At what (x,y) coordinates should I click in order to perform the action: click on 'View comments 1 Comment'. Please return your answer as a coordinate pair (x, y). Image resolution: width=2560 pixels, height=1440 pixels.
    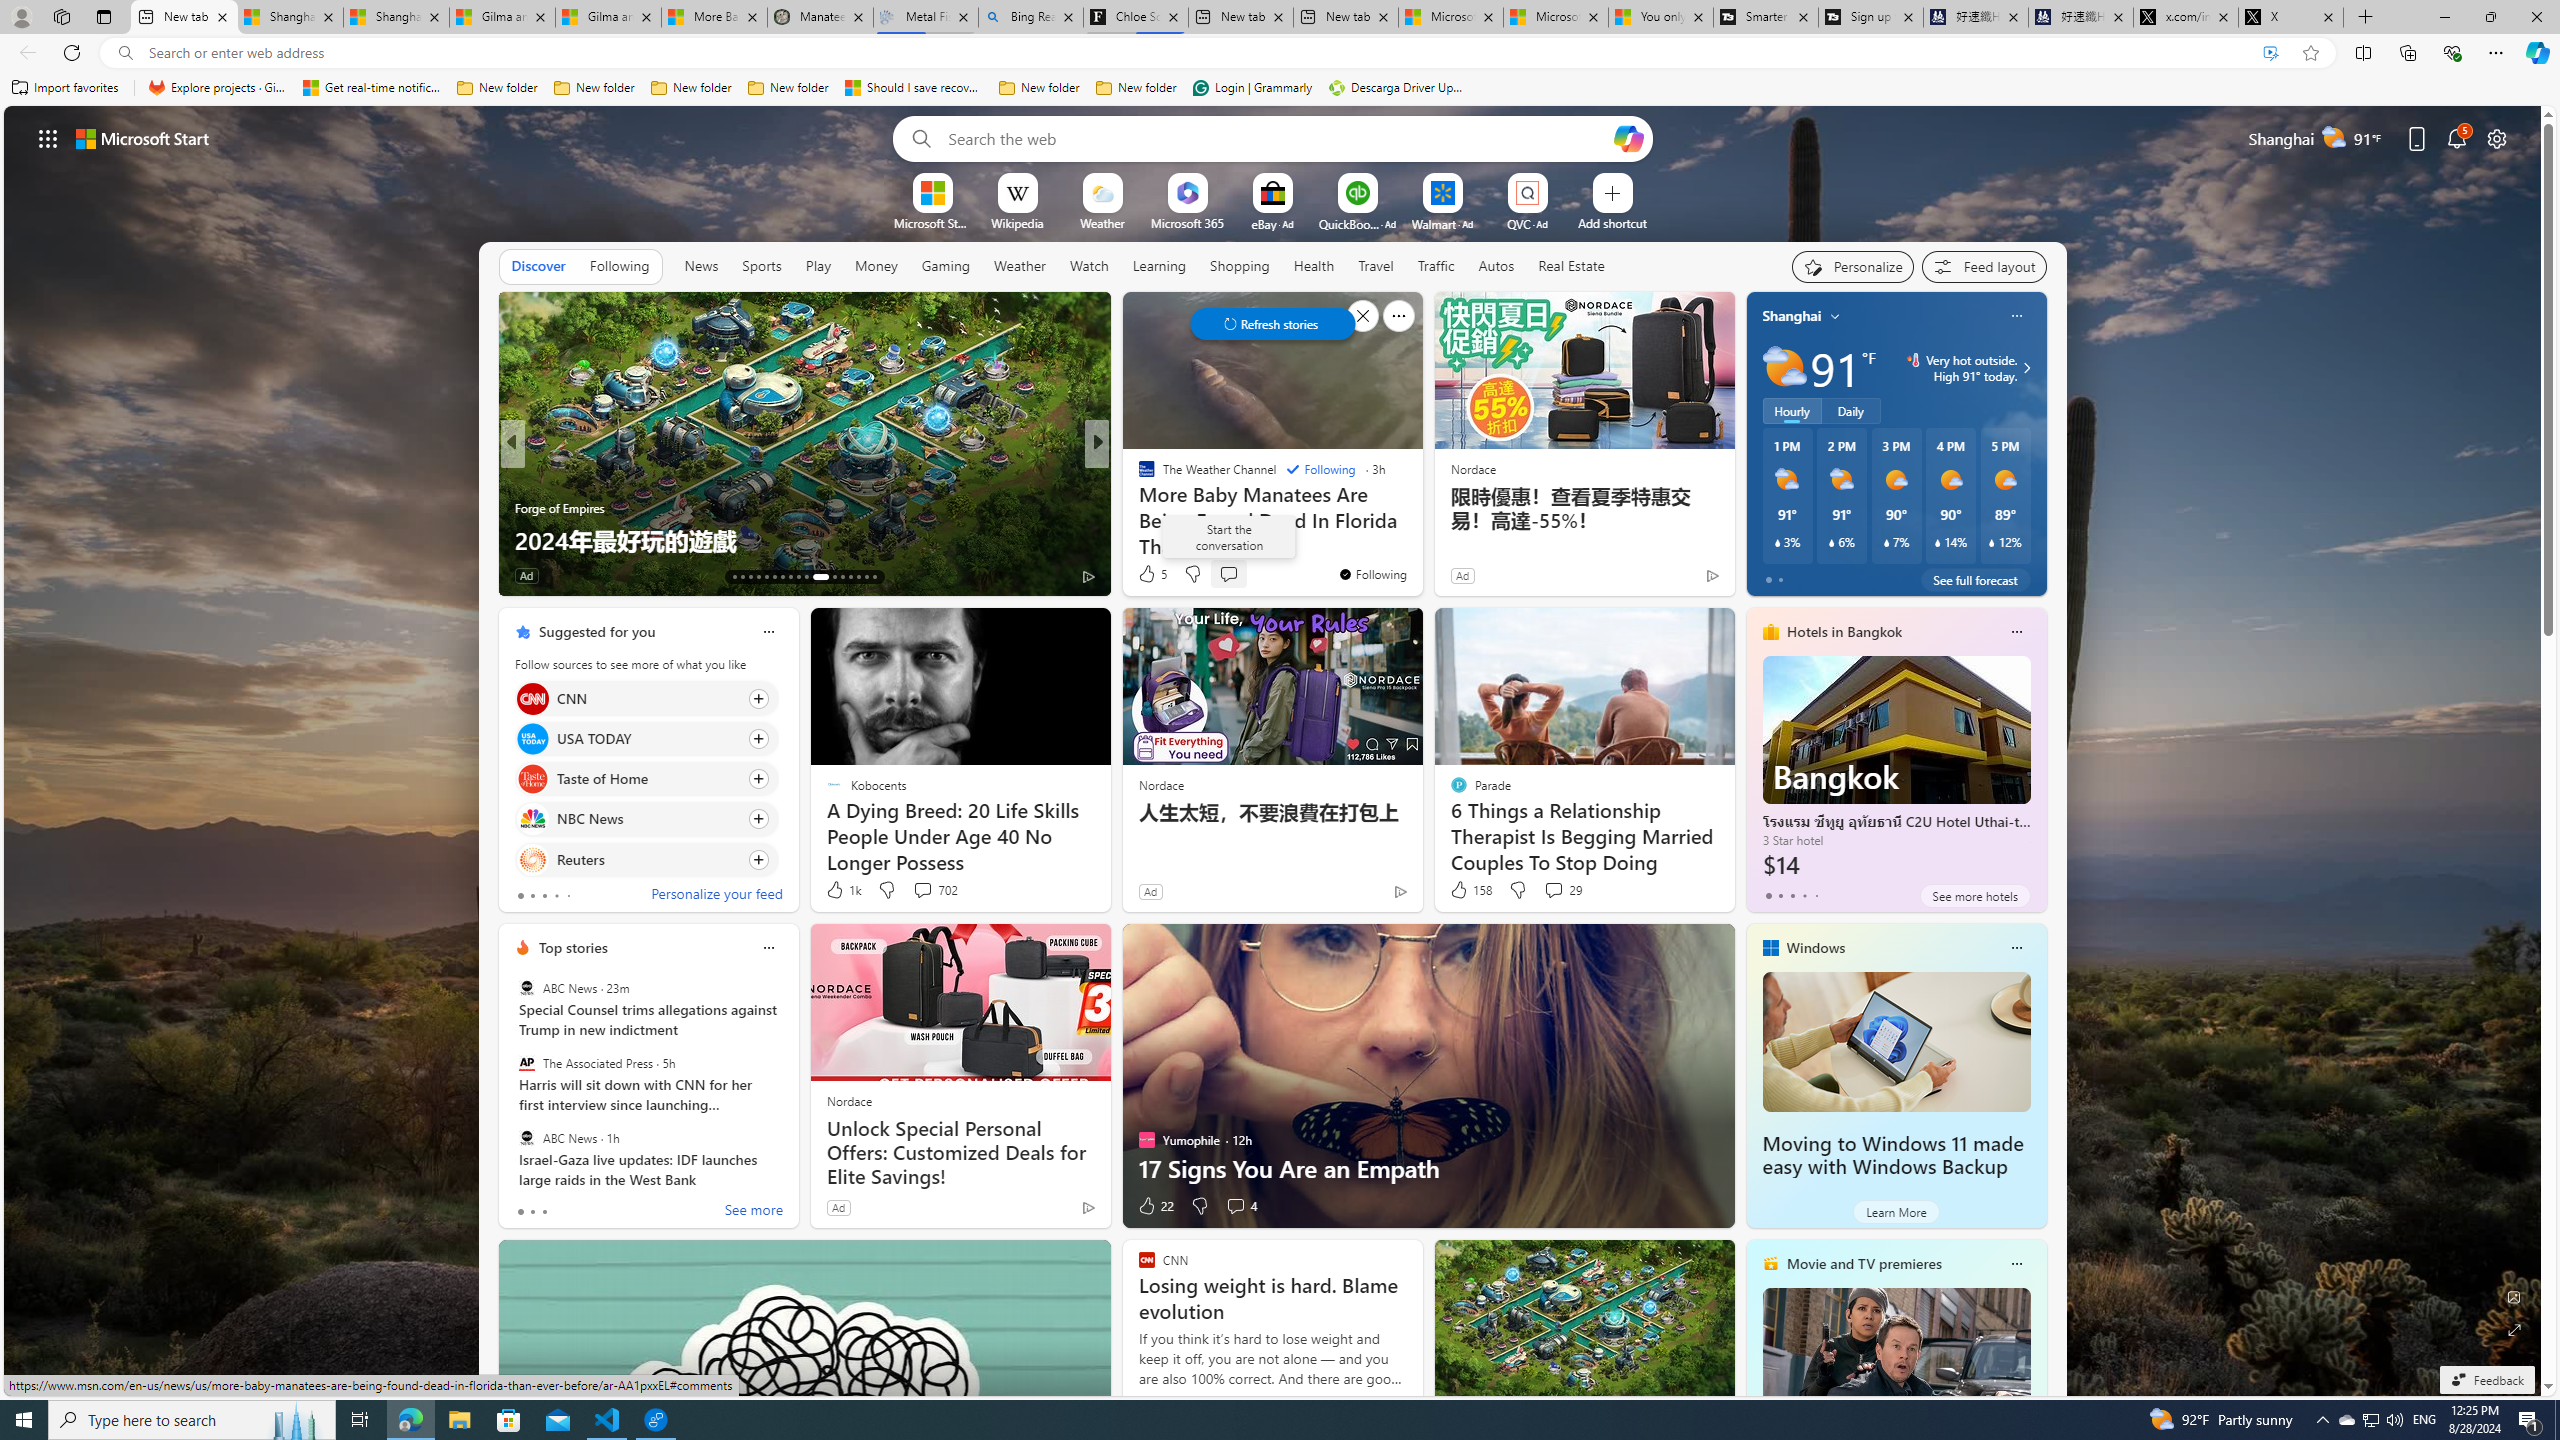
    Looking at the image, I should click on (1235, 575).